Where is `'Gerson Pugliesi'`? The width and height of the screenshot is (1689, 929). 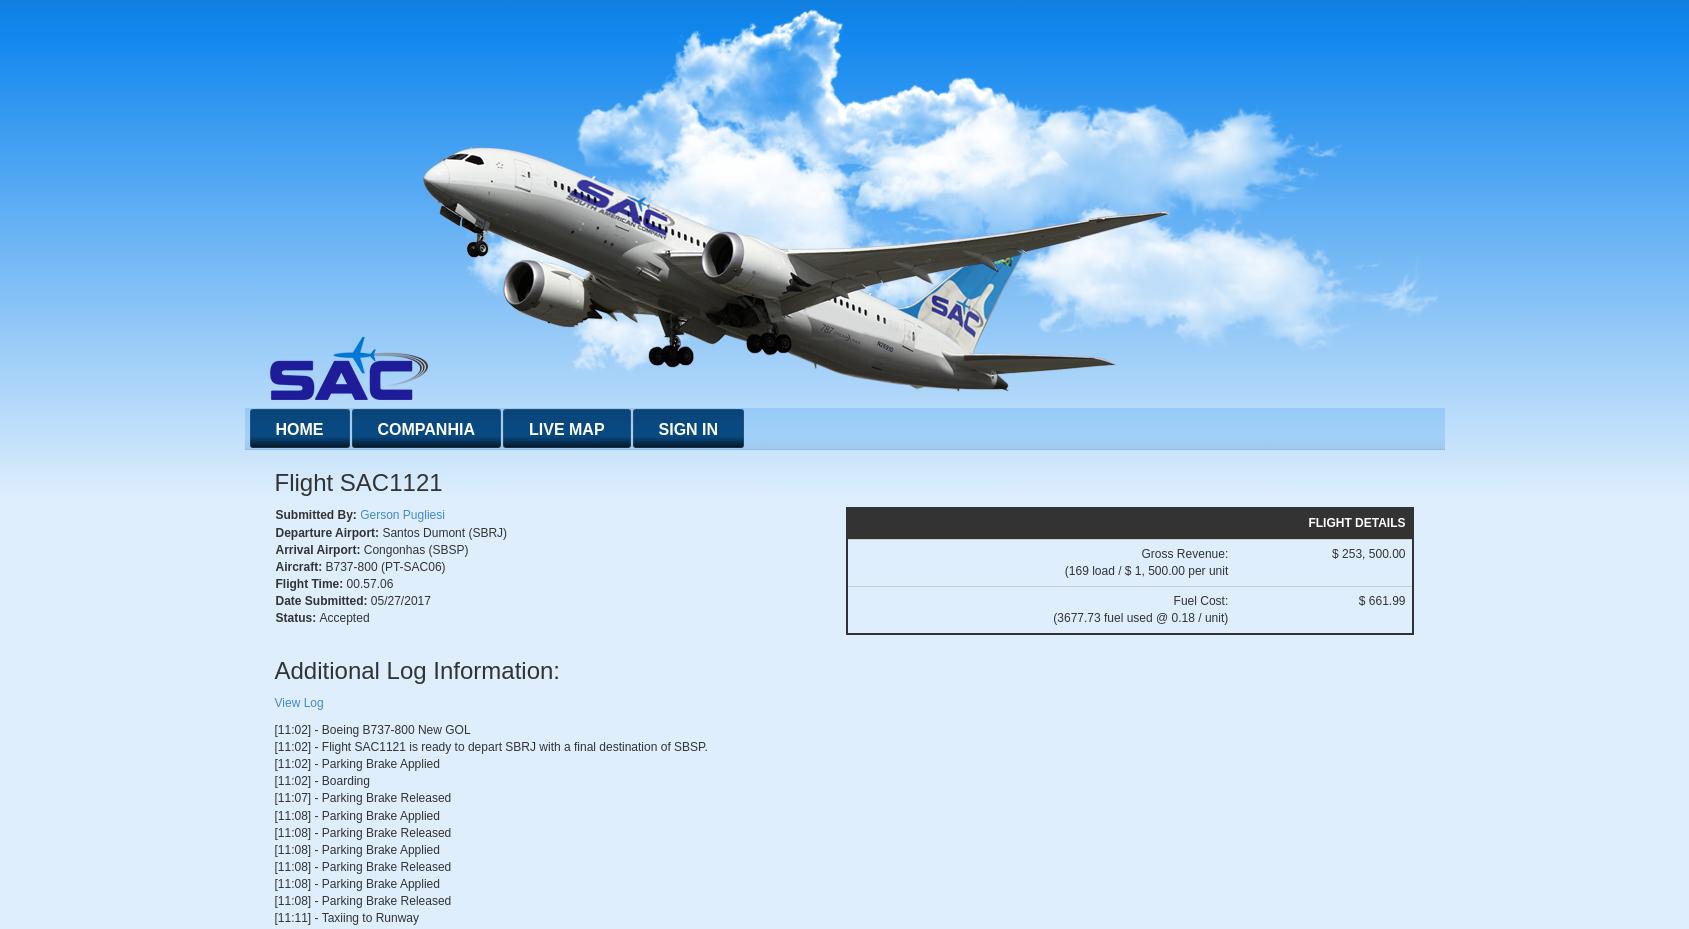
'Gerson Pugliesi' is located at coordinates (400, 515).